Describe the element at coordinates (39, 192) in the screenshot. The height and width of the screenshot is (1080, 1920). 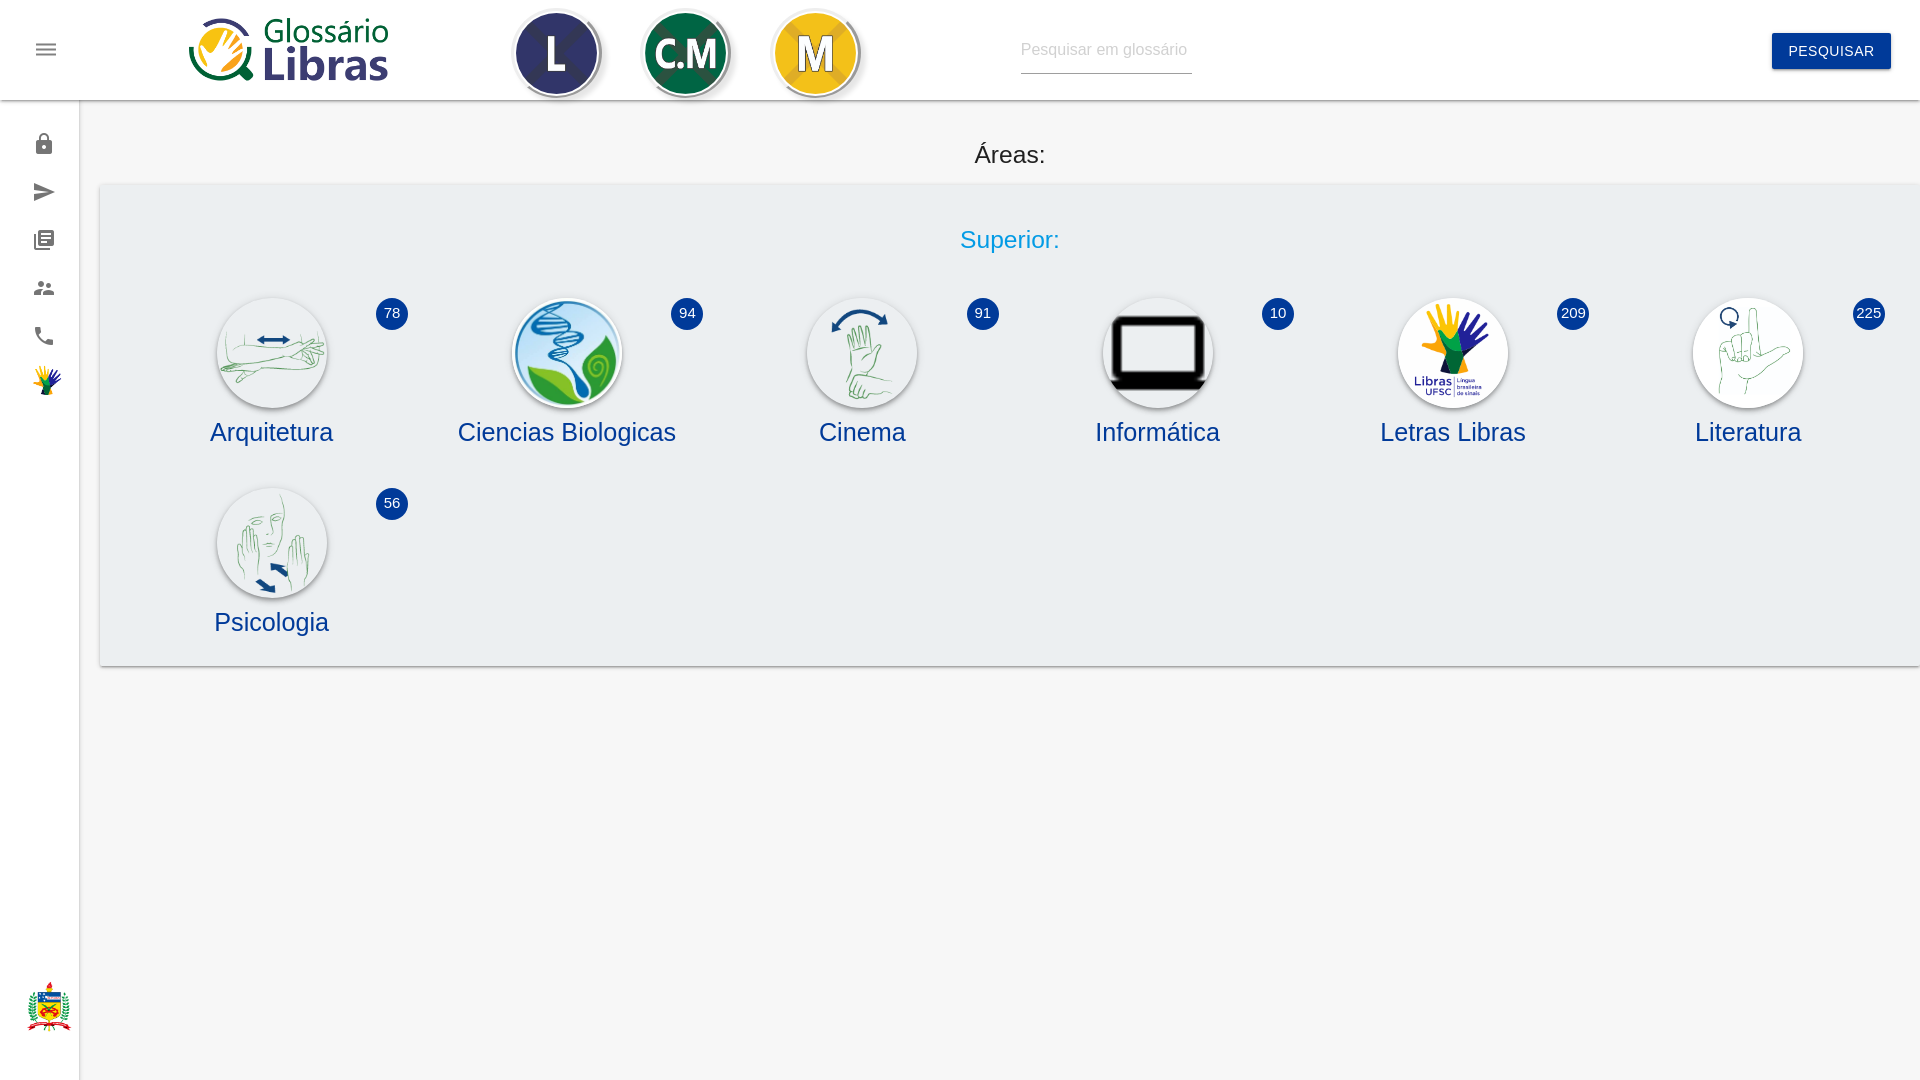
I see `'send` at that location.